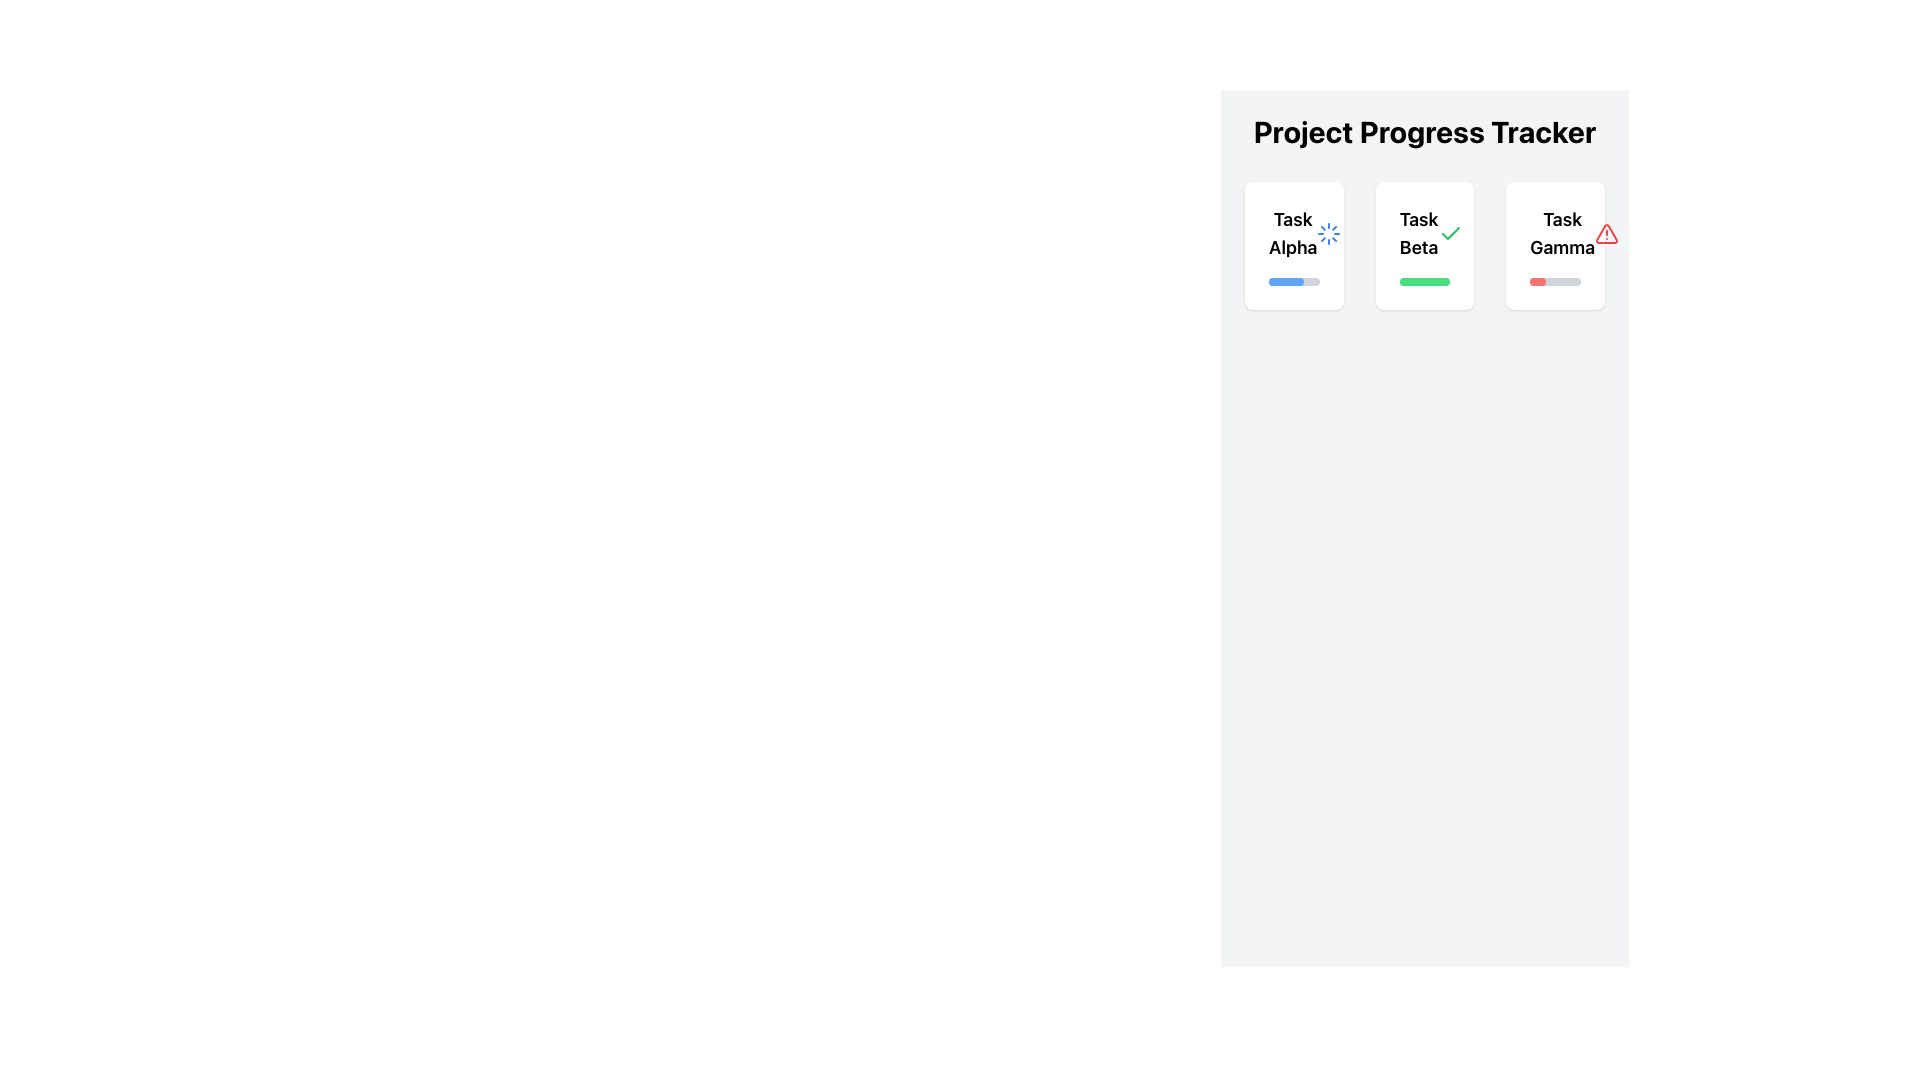  What do you see at coordinates (1424, 245) in the screenshot?
I see `the progress of the task represented by the middle card labeled 'Task Beta' in the grid layout of the Project Progress Tracker` at bounding box center [1424, 245].